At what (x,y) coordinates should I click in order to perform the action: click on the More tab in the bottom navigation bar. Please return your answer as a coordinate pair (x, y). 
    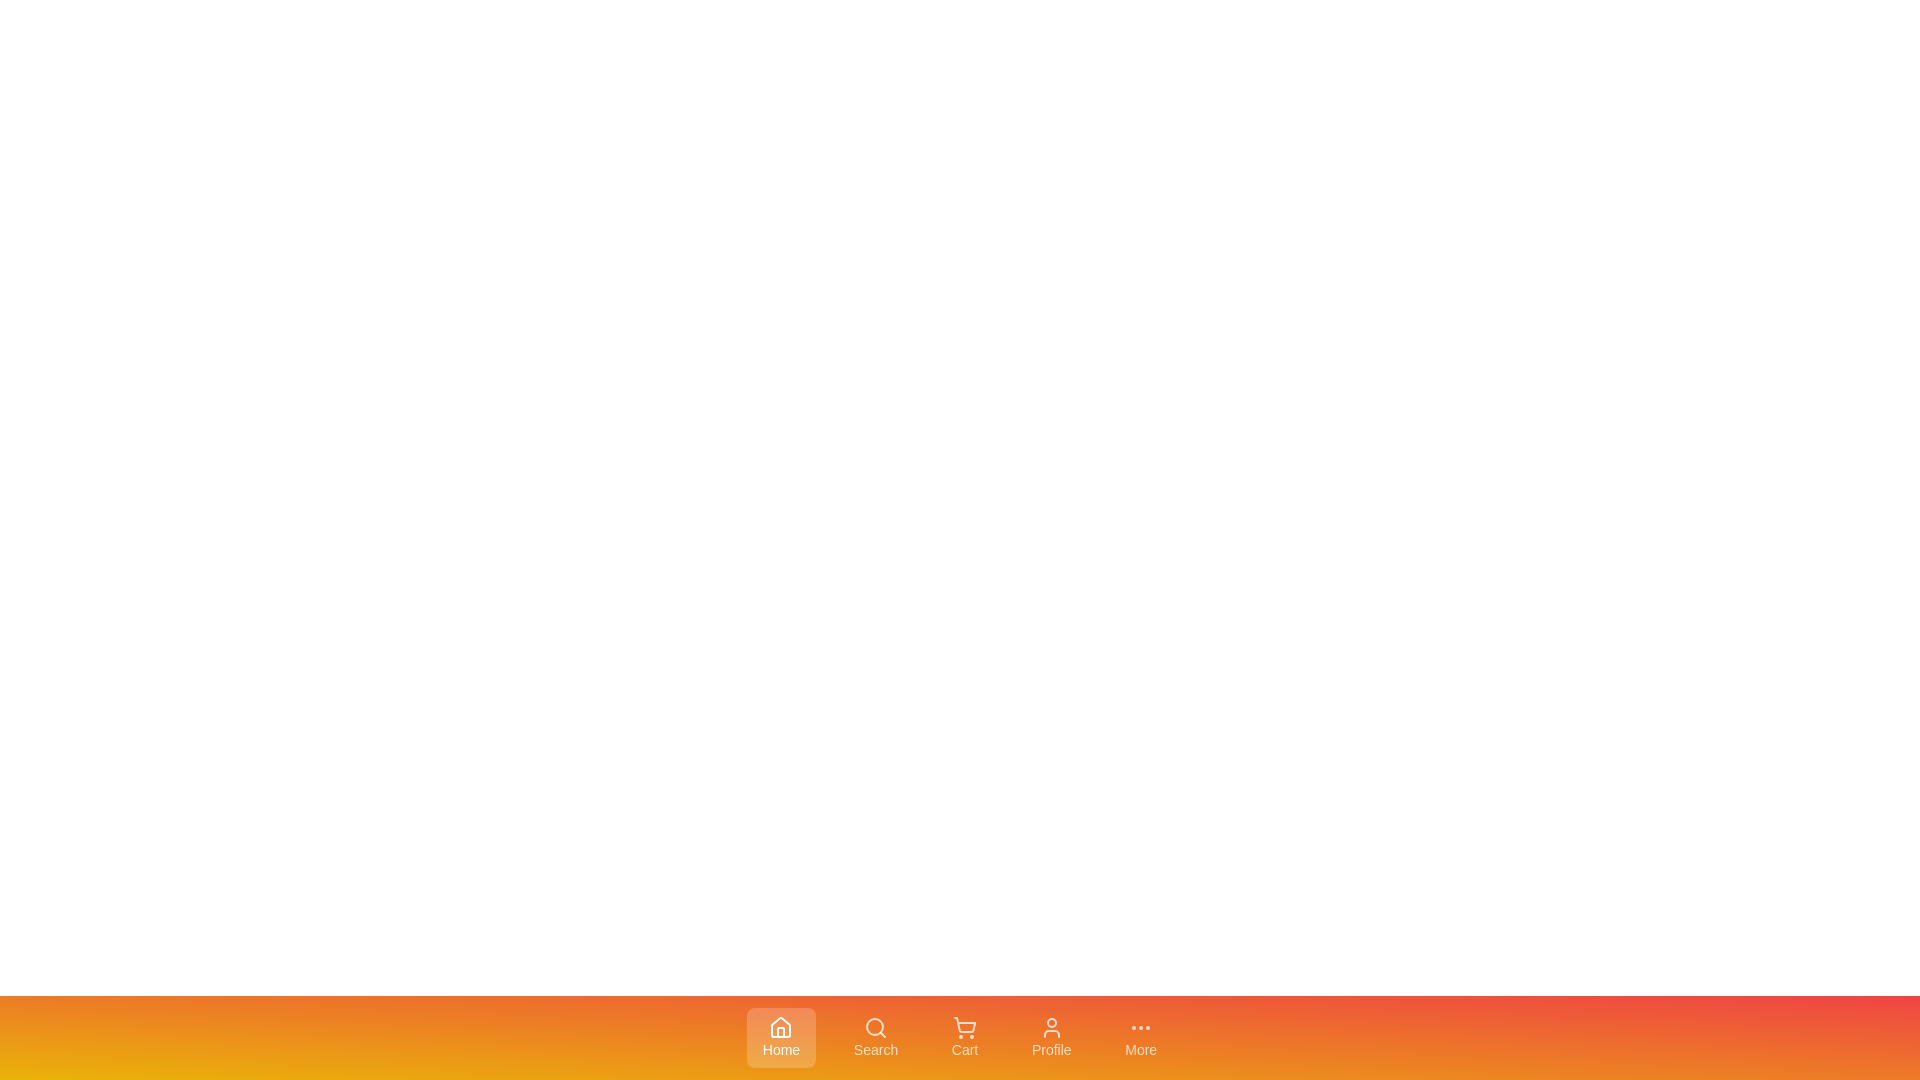
    Looking at the image, I should click on (1141, 1036).